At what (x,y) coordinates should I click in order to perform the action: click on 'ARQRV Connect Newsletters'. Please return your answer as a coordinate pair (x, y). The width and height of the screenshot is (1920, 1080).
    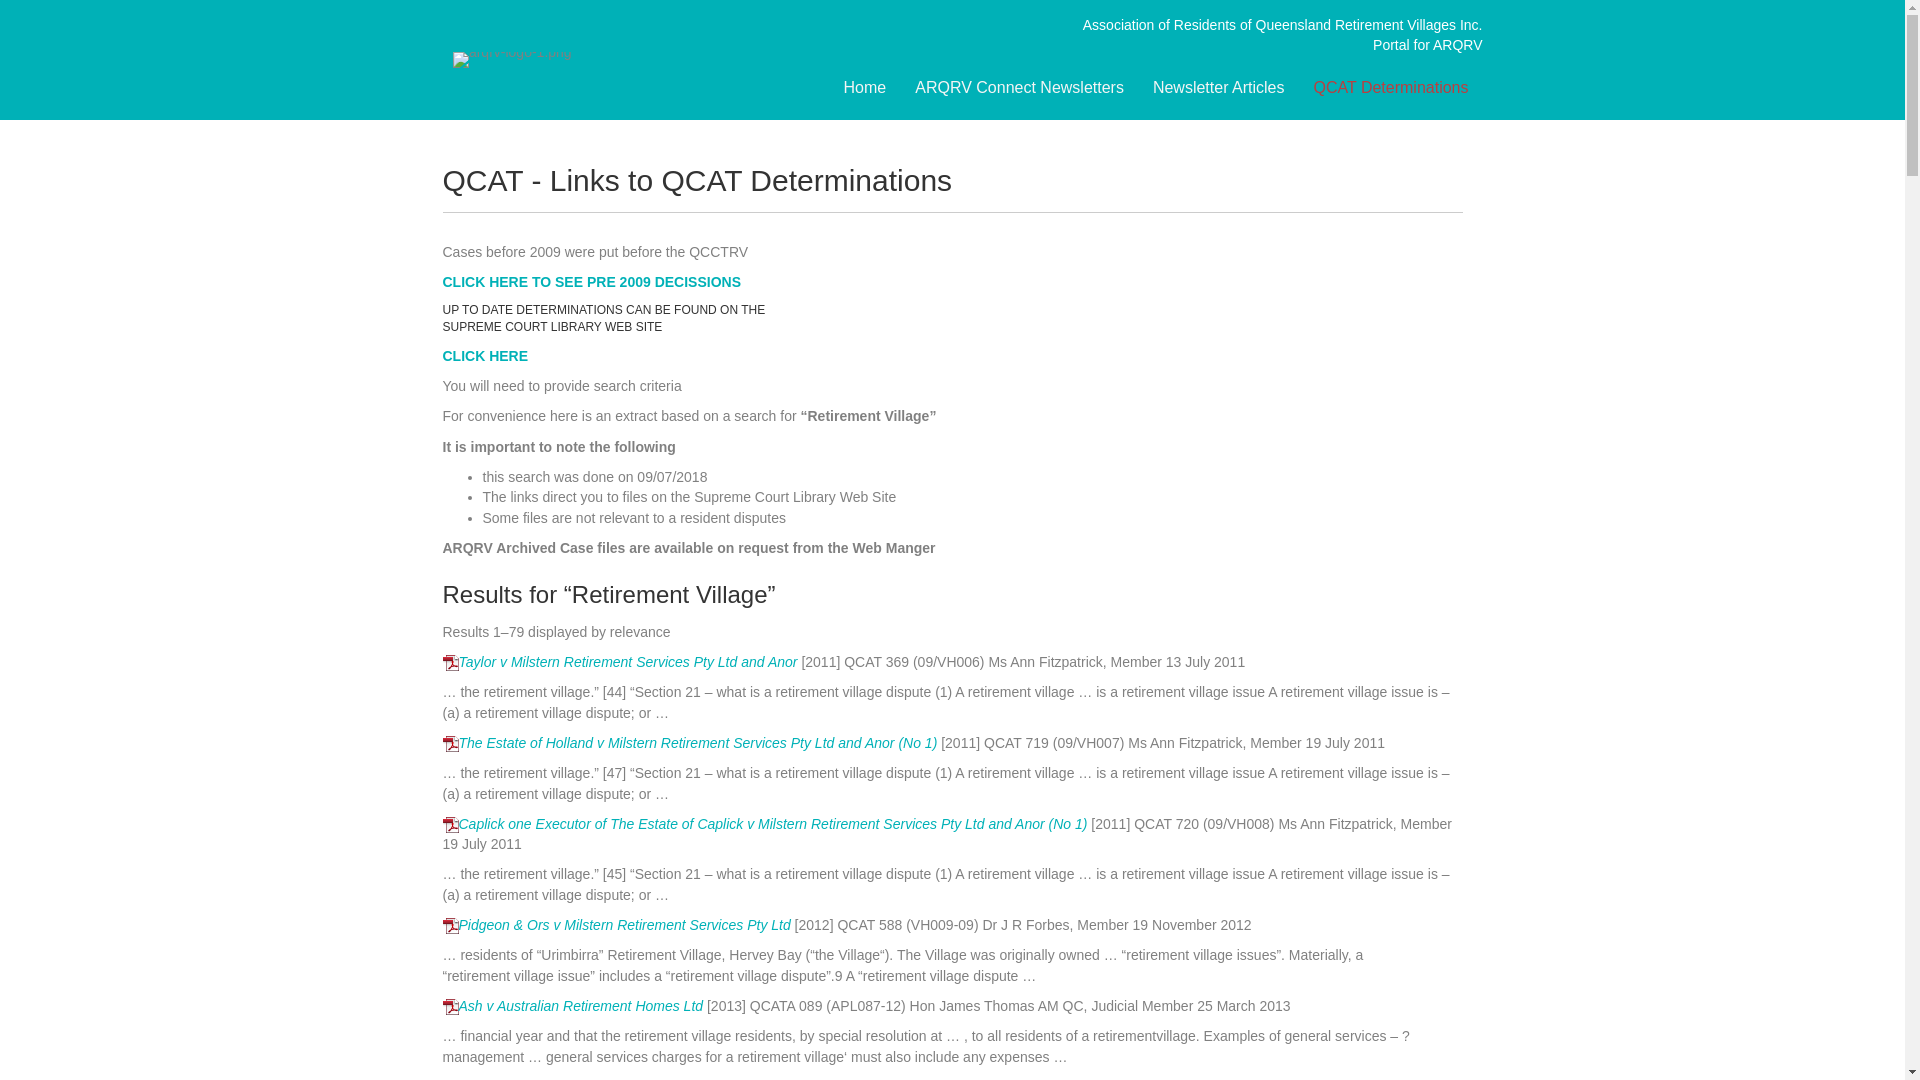
    Looking at the image, I should click on (1019, 87).